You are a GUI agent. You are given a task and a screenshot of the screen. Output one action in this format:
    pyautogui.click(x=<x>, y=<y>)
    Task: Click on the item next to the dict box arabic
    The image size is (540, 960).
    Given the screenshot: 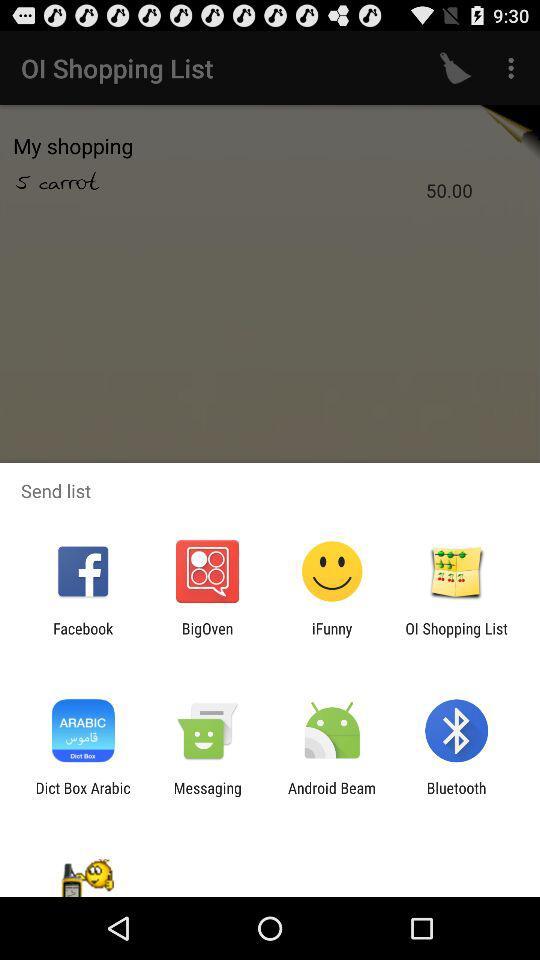 What is the action you would take?
    pyautogui.click(x=206, y=796)
    